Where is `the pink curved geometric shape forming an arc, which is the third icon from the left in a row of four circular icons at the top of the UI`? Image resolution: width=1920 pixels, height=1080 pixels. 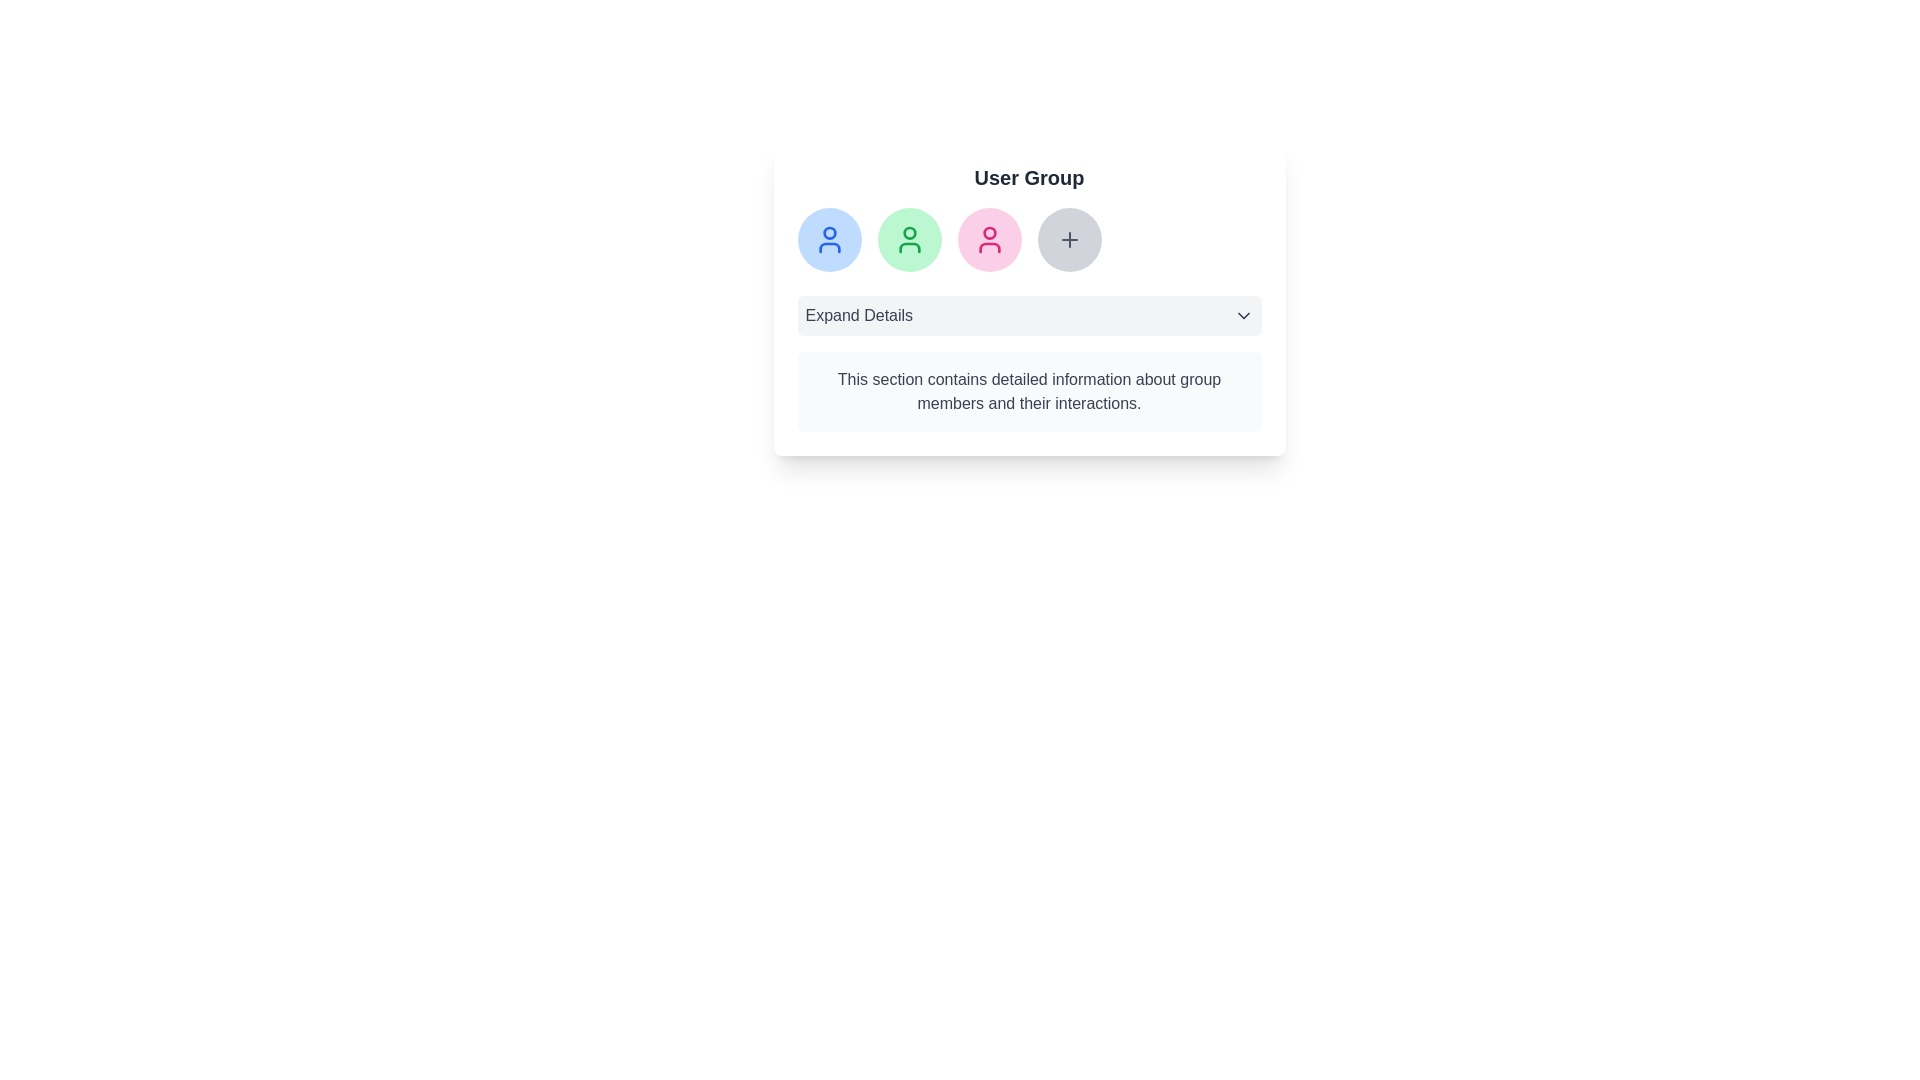 the pink curved geometric shape forming an arc, which is the third icon from the left in a row of four circular icons at the top of the UI is located at coordinates (989, 246).